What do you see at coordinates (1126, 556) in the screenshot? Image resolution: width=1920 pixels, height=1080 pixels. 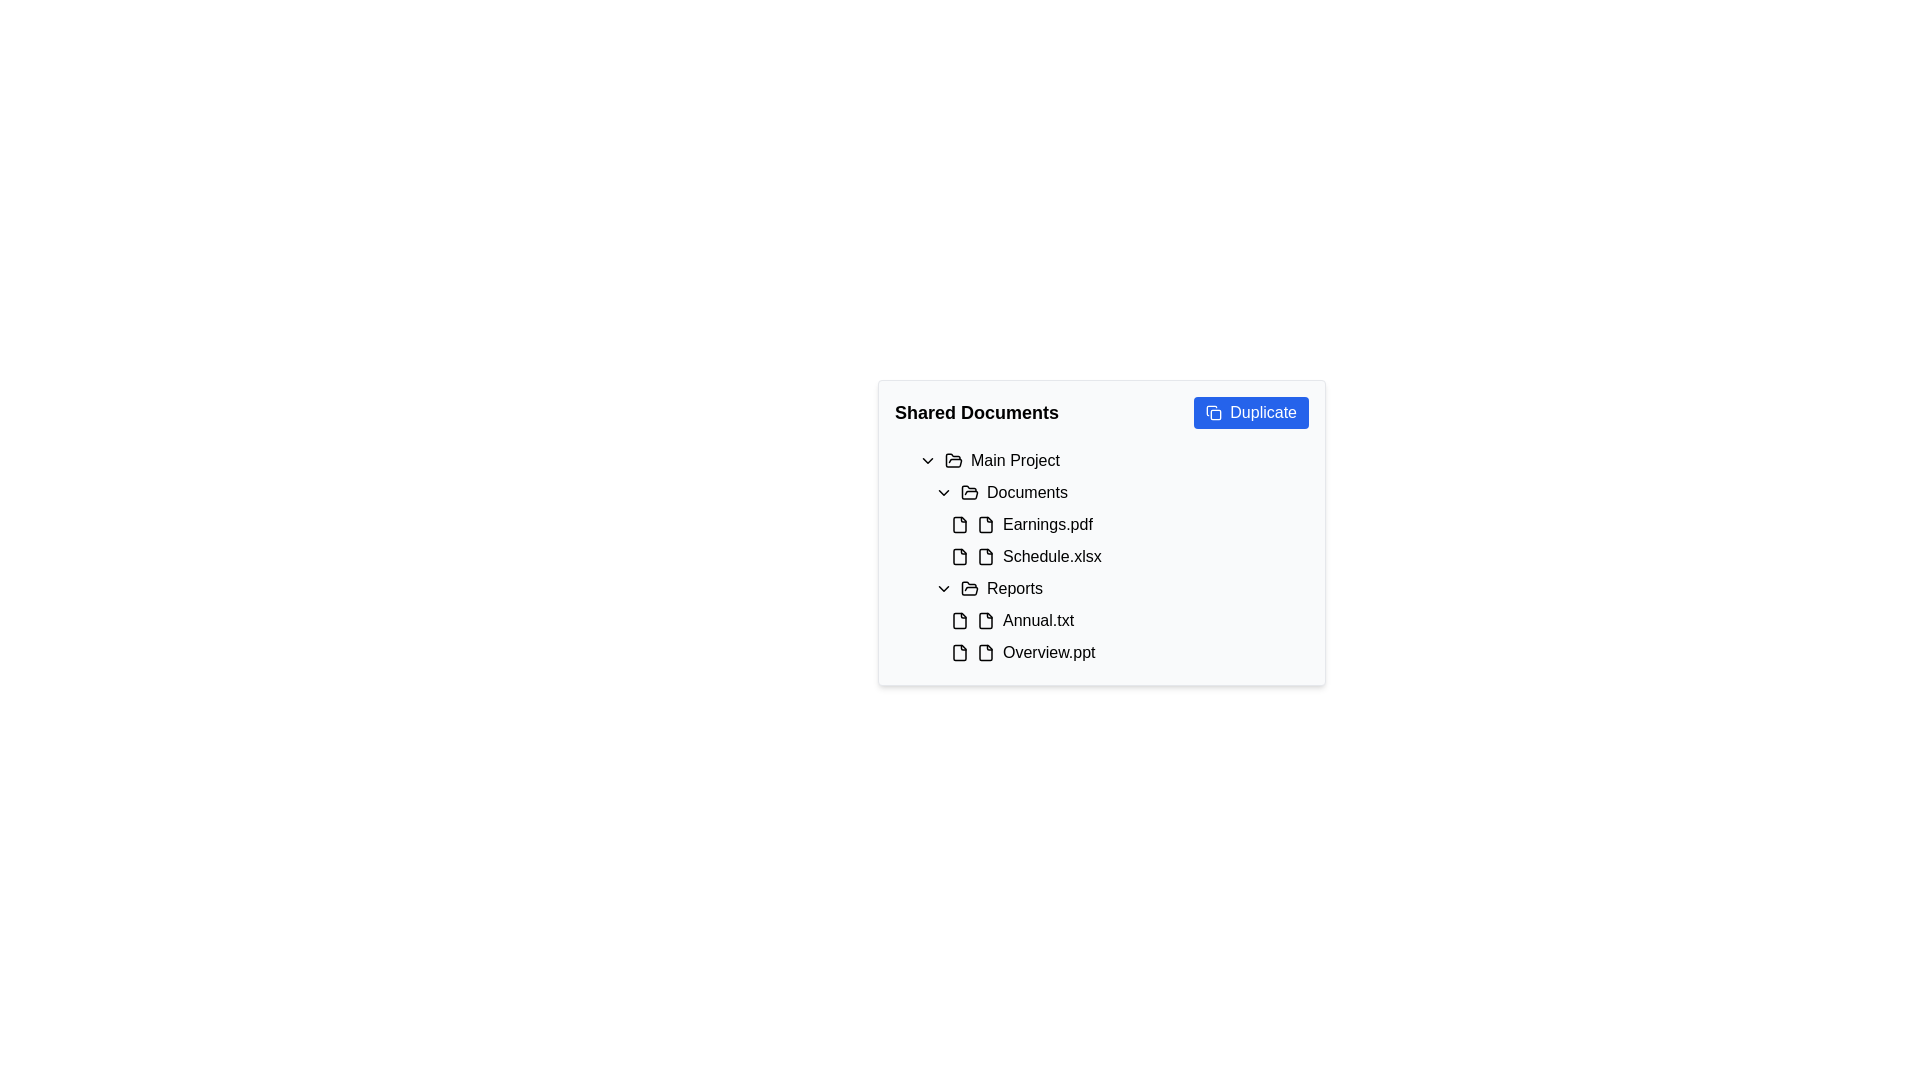 I see `the file display item labeled 'Schedule.xlsx'` at bounding box center [1126, 556].